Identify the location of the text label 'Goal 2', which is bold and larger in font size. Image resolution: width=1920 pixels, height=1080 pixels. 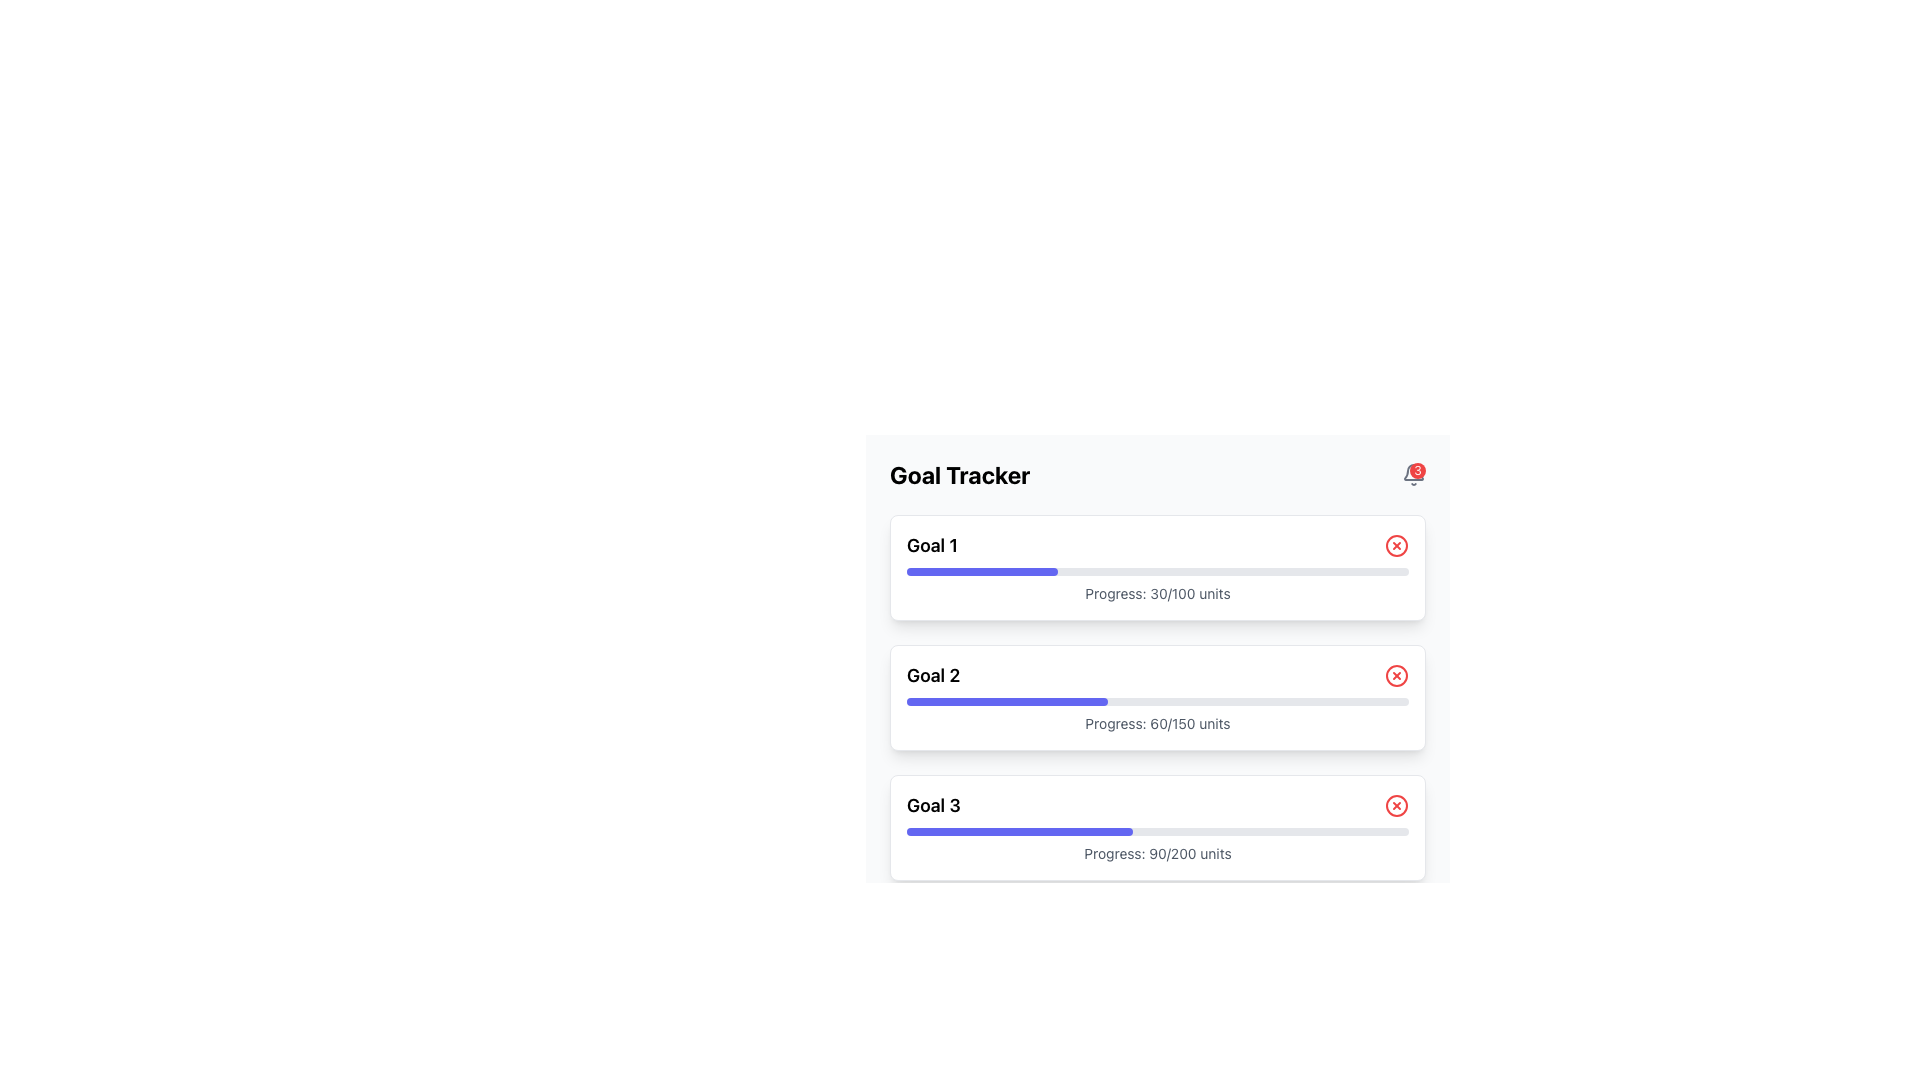
(932, 675).